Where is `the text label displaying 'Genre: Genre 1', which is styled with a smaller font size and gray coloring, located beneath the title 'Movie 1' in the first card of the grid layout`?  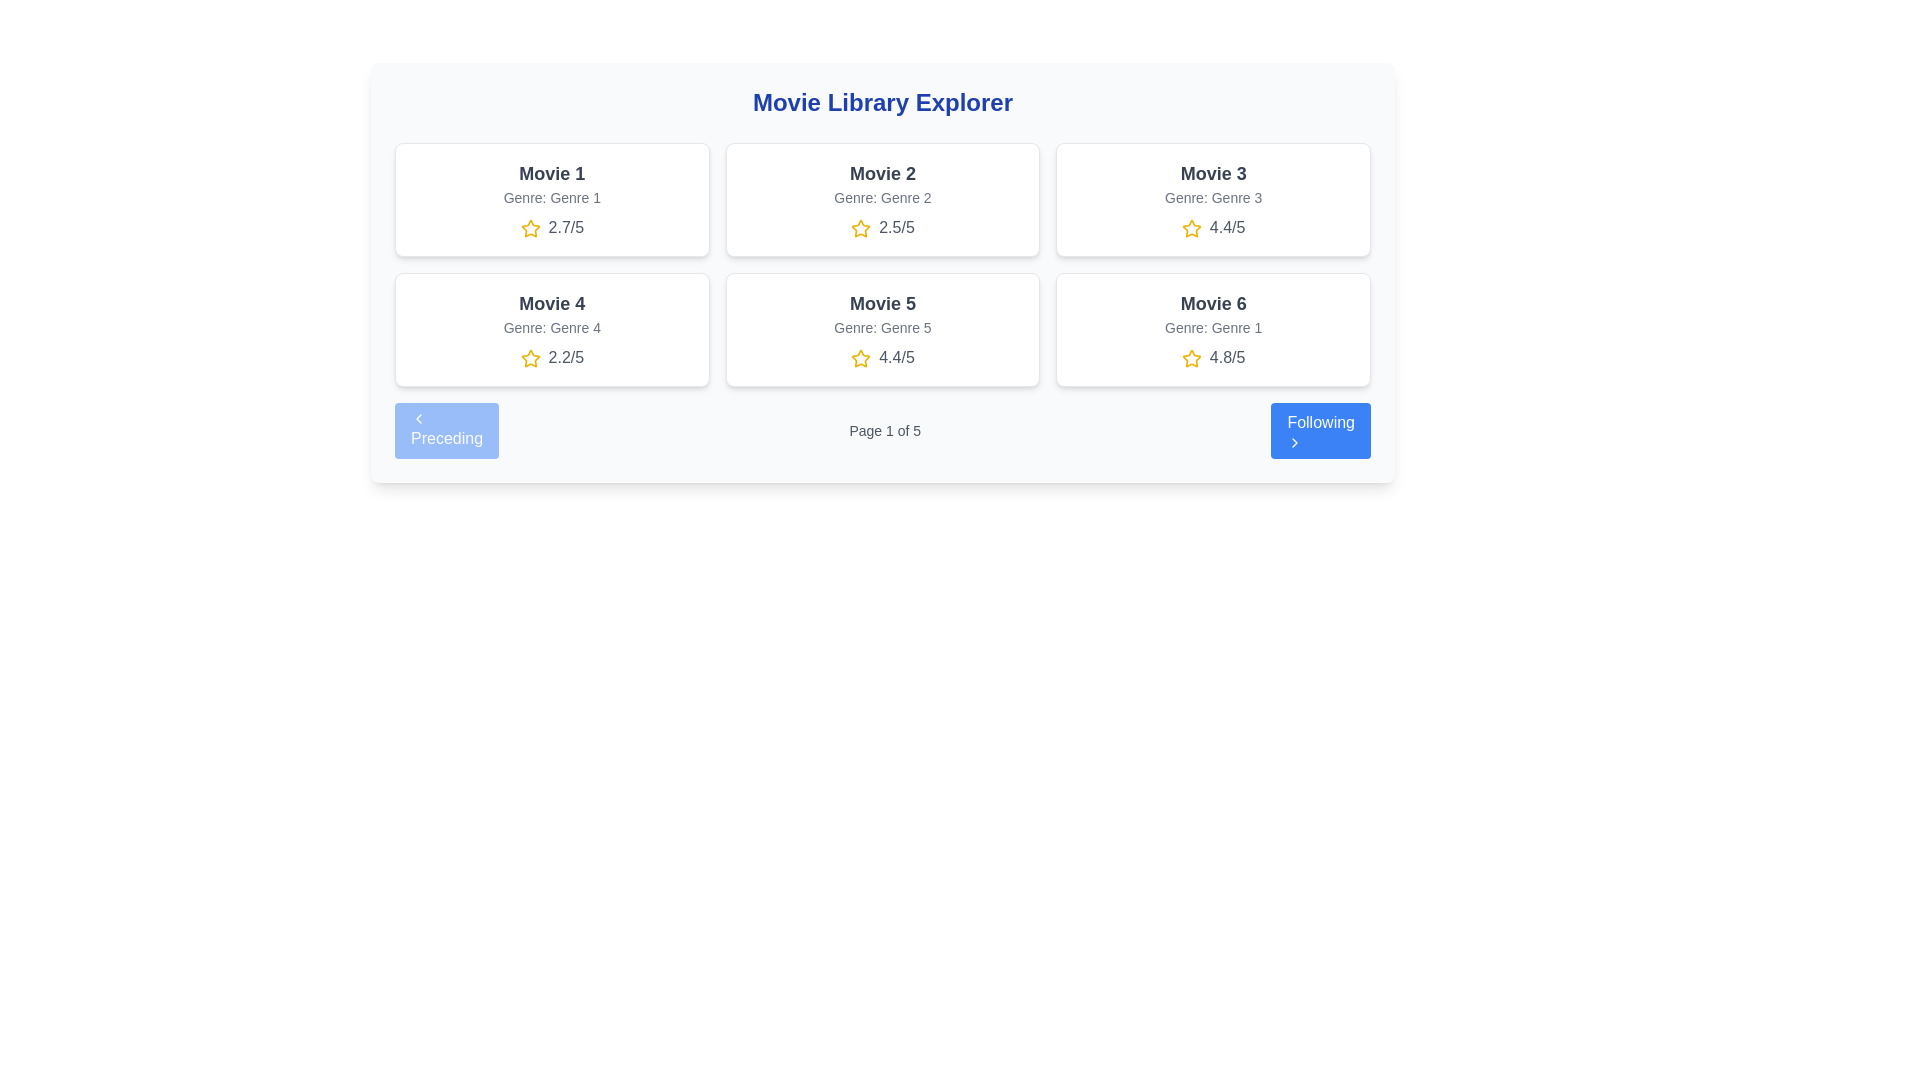 the text label displaying 'Genre: Genre 1', which is styled with a smaller font size and gray coloring, located beneath the title 'Movie 1' in the first card of the grid layout is located at coordinates (552, 197).